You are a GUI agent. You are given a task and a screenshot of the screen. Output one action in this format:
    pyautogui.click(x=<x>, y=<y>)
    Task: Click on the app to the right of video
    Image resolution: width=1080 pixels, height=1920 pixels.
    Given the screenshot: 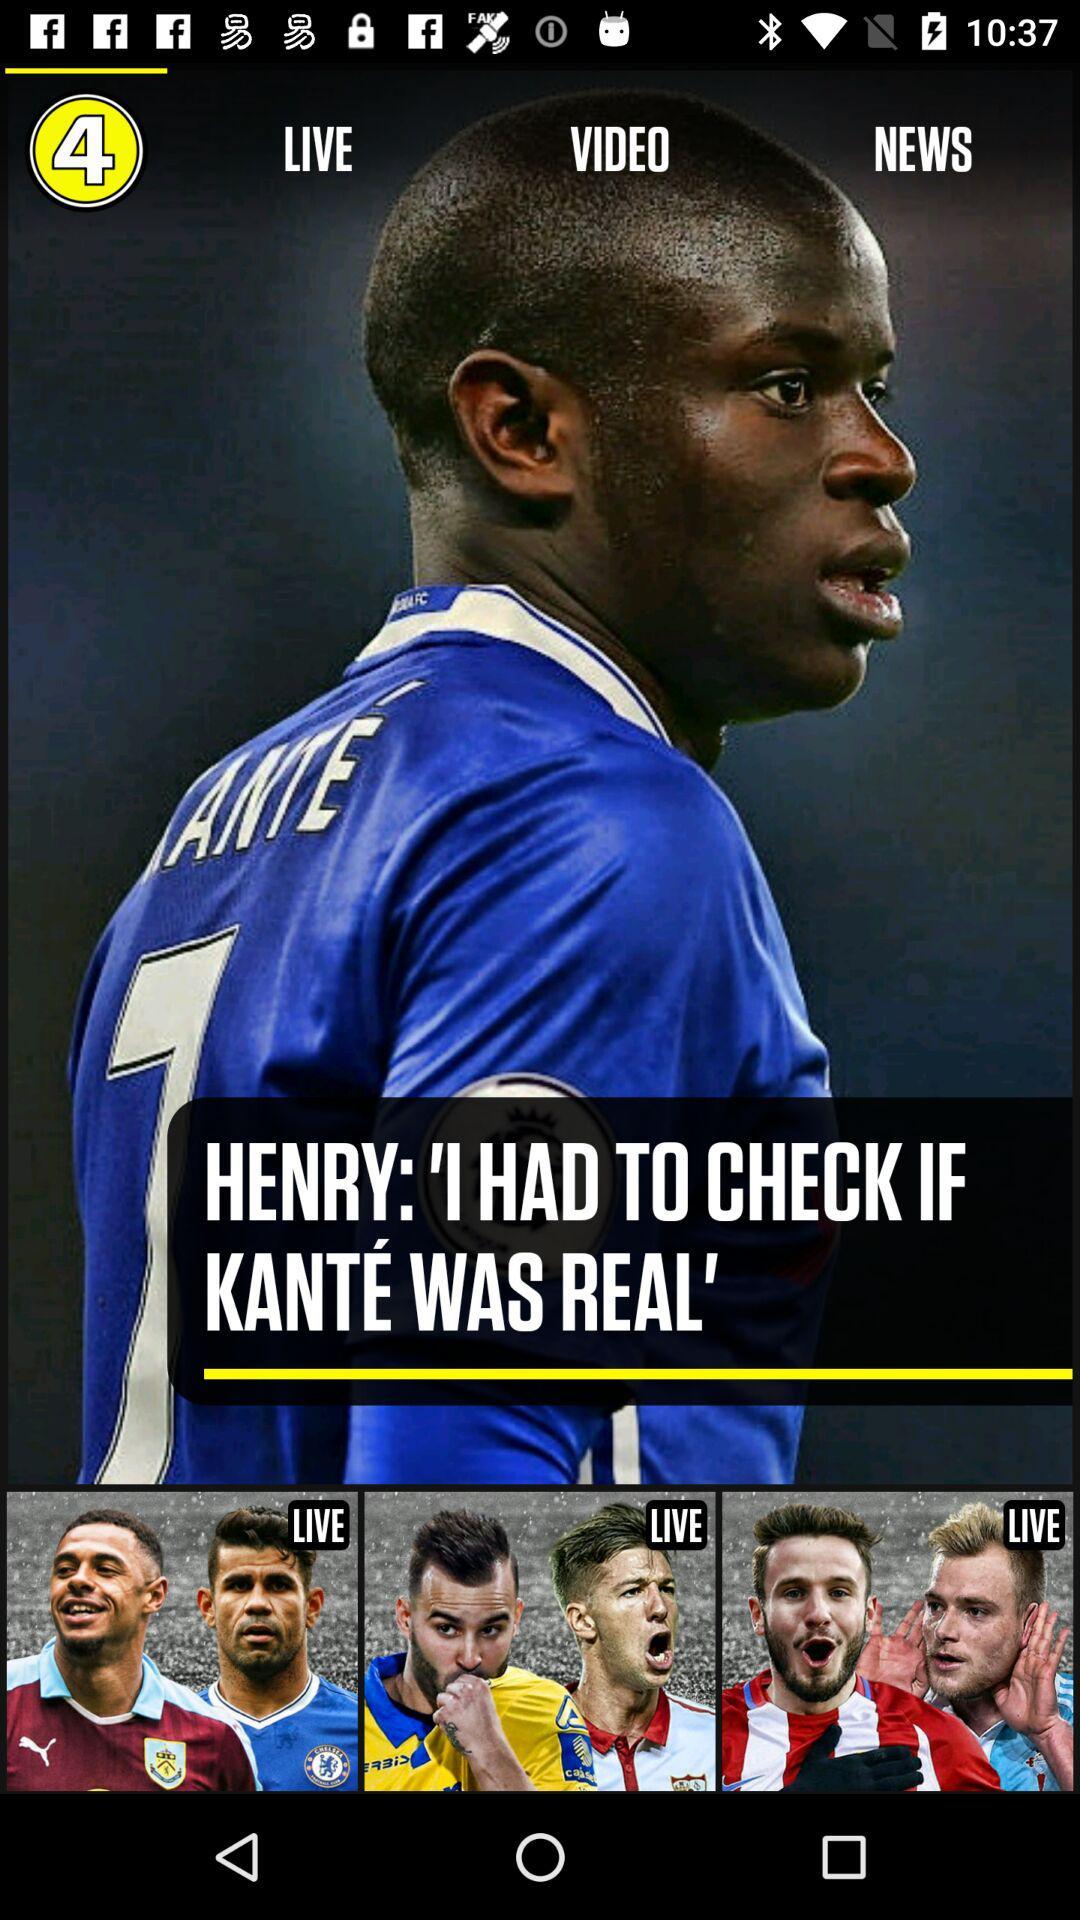 What is the action you would take?
    pyautogui.click(x=923, y=149)
    